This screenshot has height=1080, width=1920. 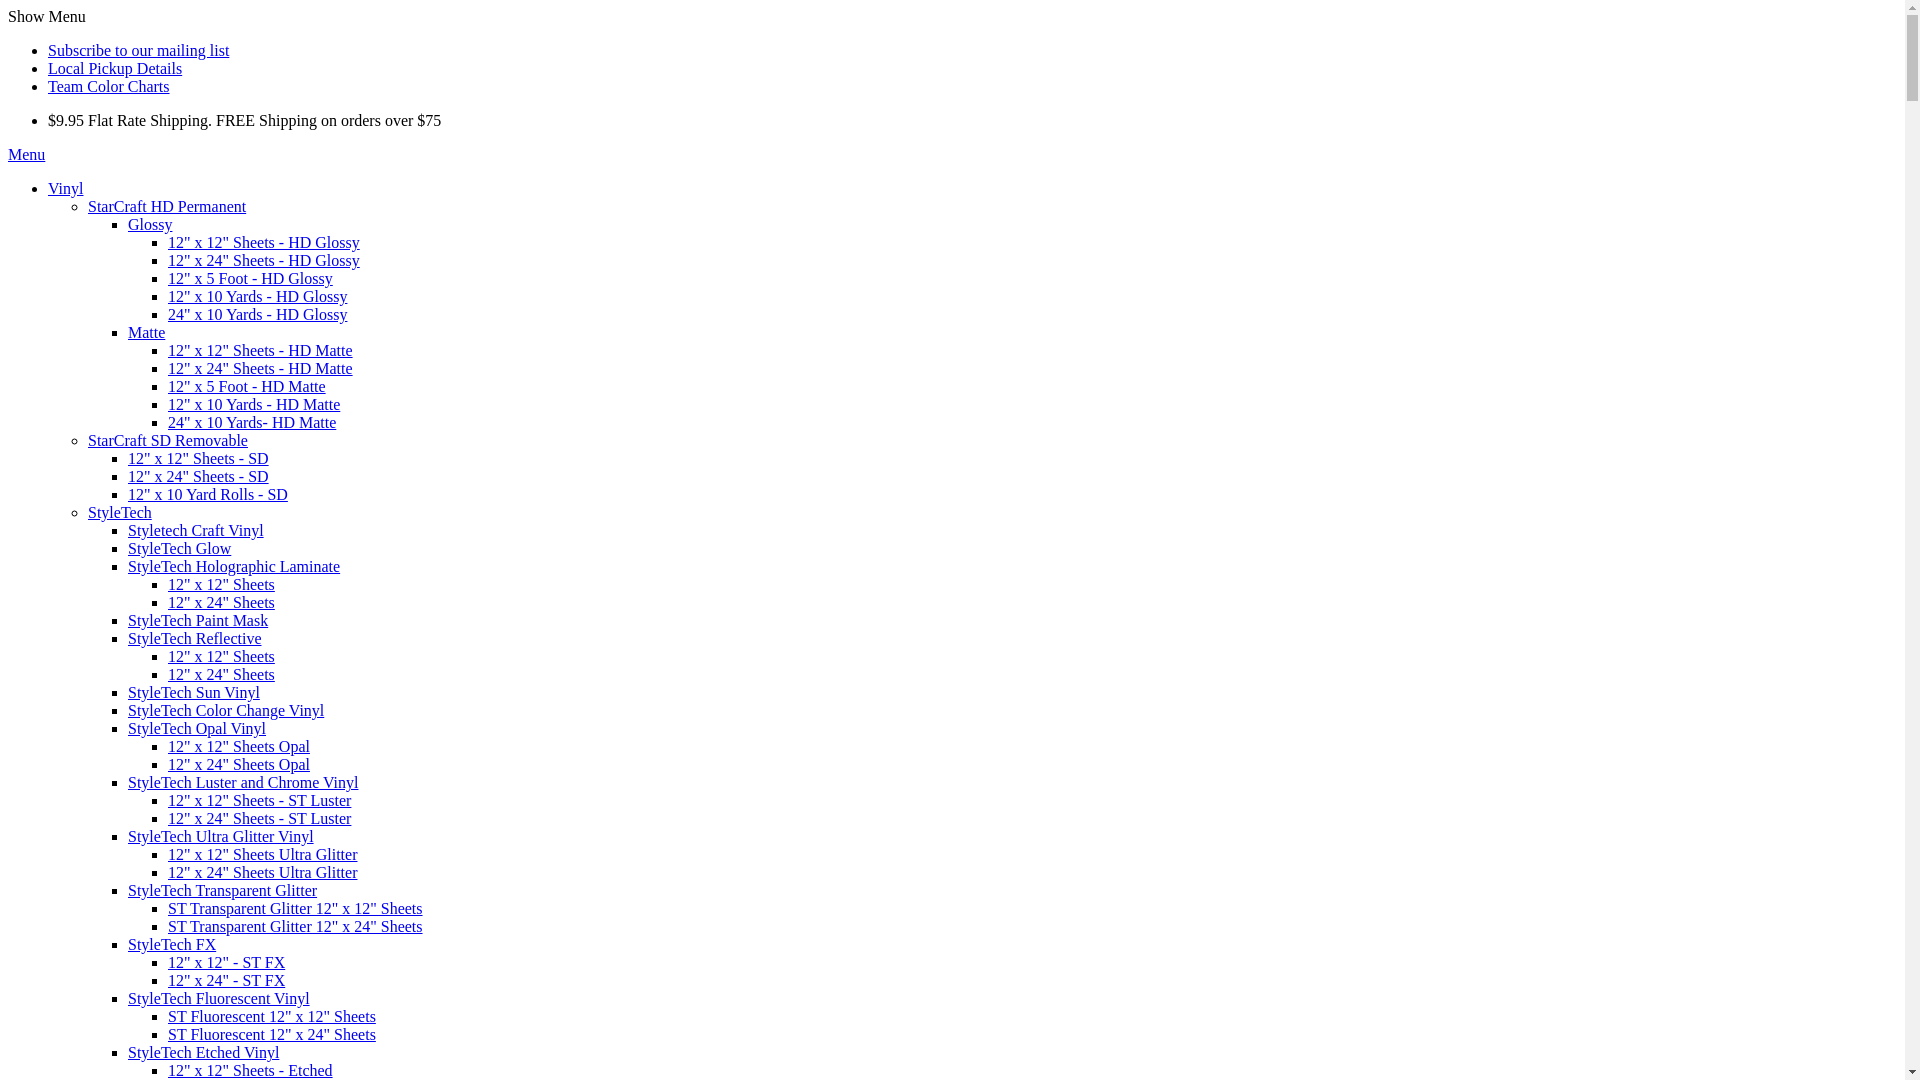 What do you see at coordinates (221, 656) in the screenshot?
I see `'12" x 12" Sheets'` at bounding box center [221, 656].